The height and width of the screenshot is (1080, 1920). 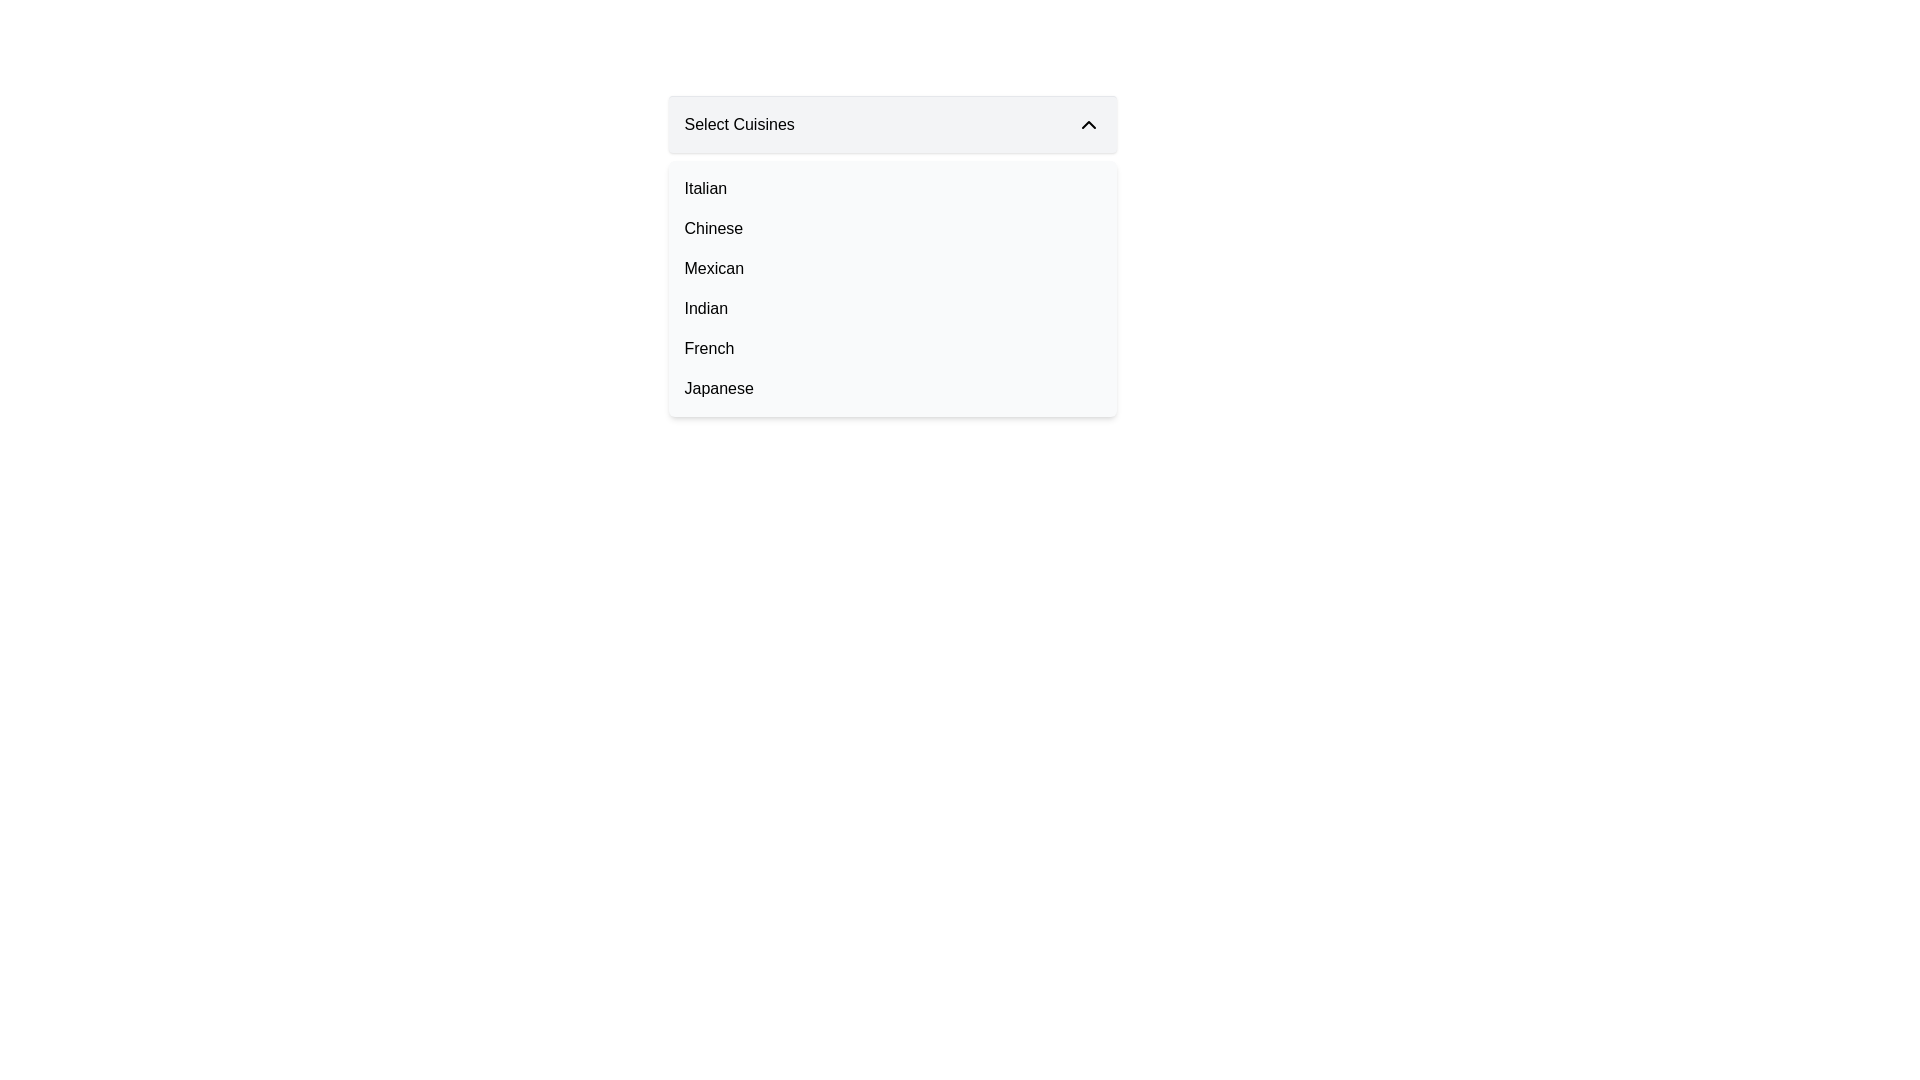 I want to click on the dropdown menu labeled 'Select Cuisines', so click(x=891, y=255).